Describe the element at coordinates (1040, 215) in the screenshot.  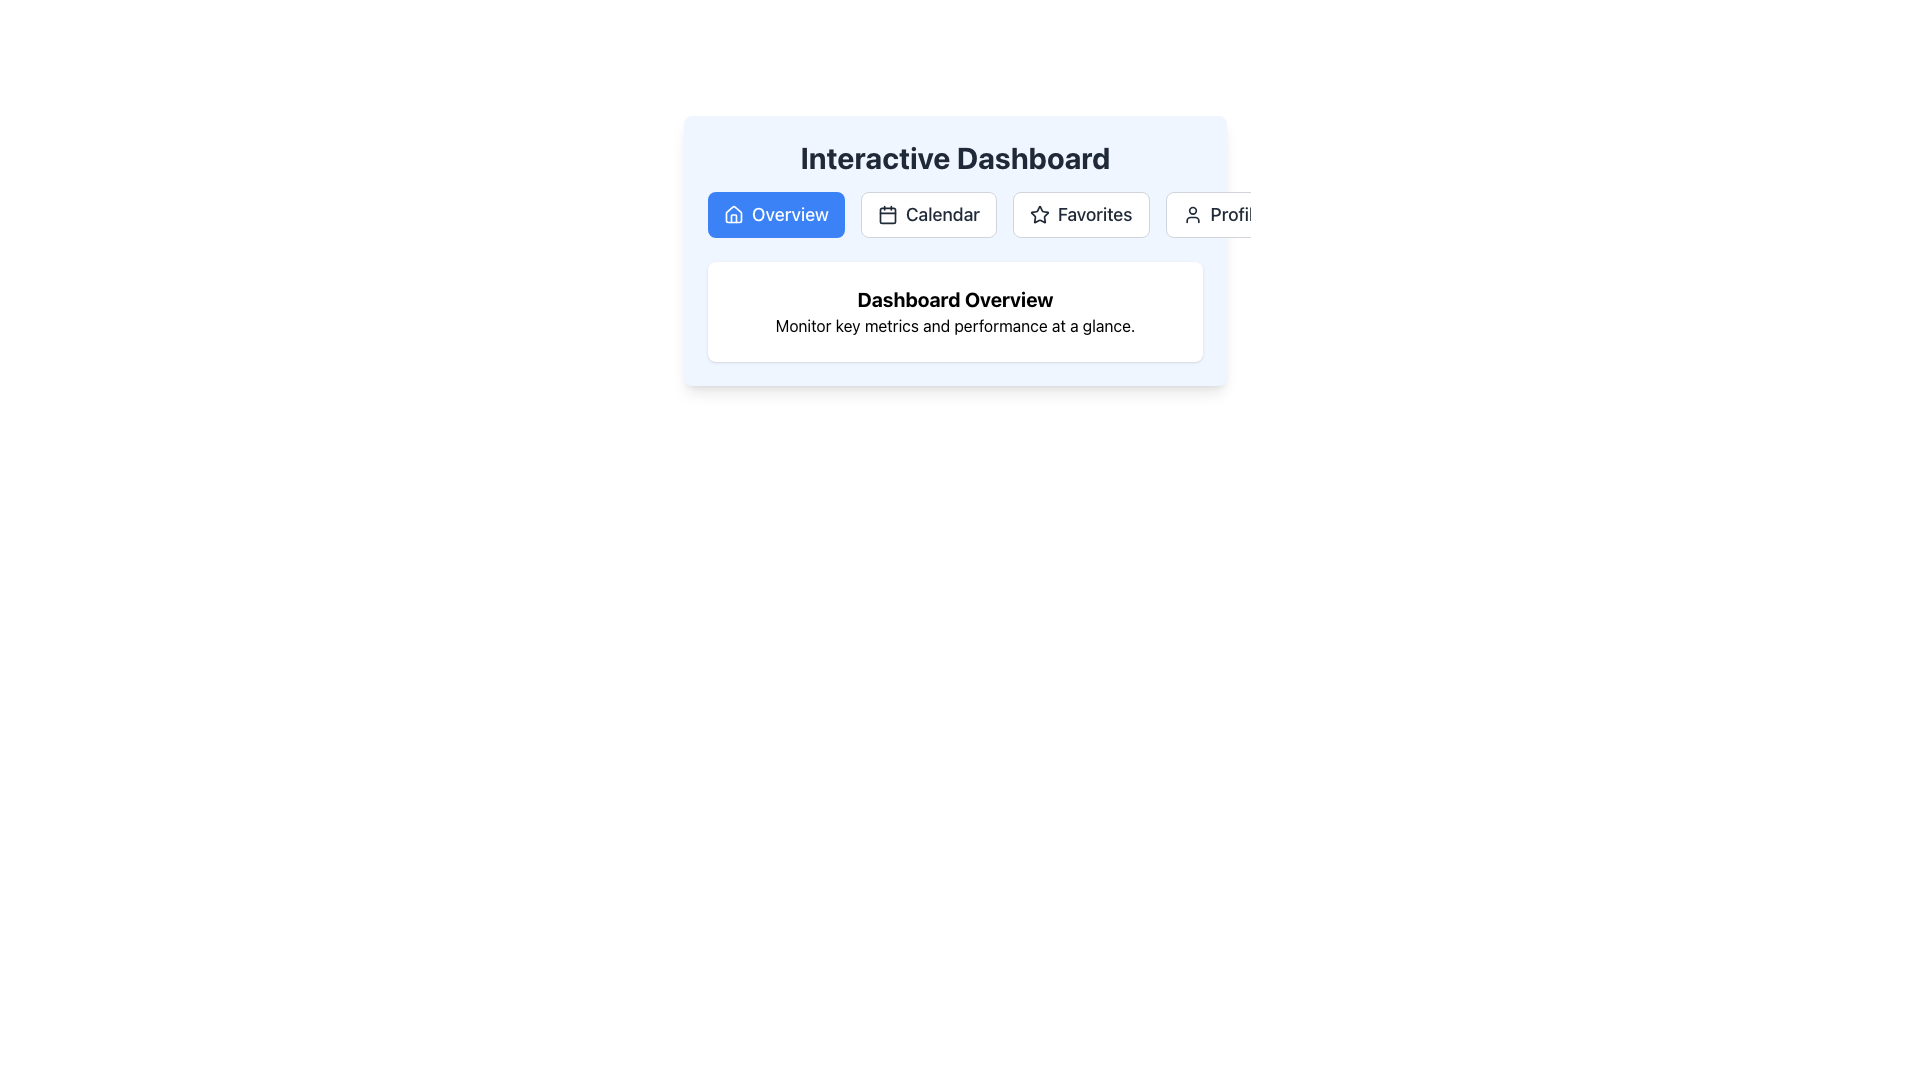
I see `the star-shaped icon with a dark stroke on a white background located to the left of the 'Favorites' text in the navigation area of the 'Interactive Dashboard'` at that location.